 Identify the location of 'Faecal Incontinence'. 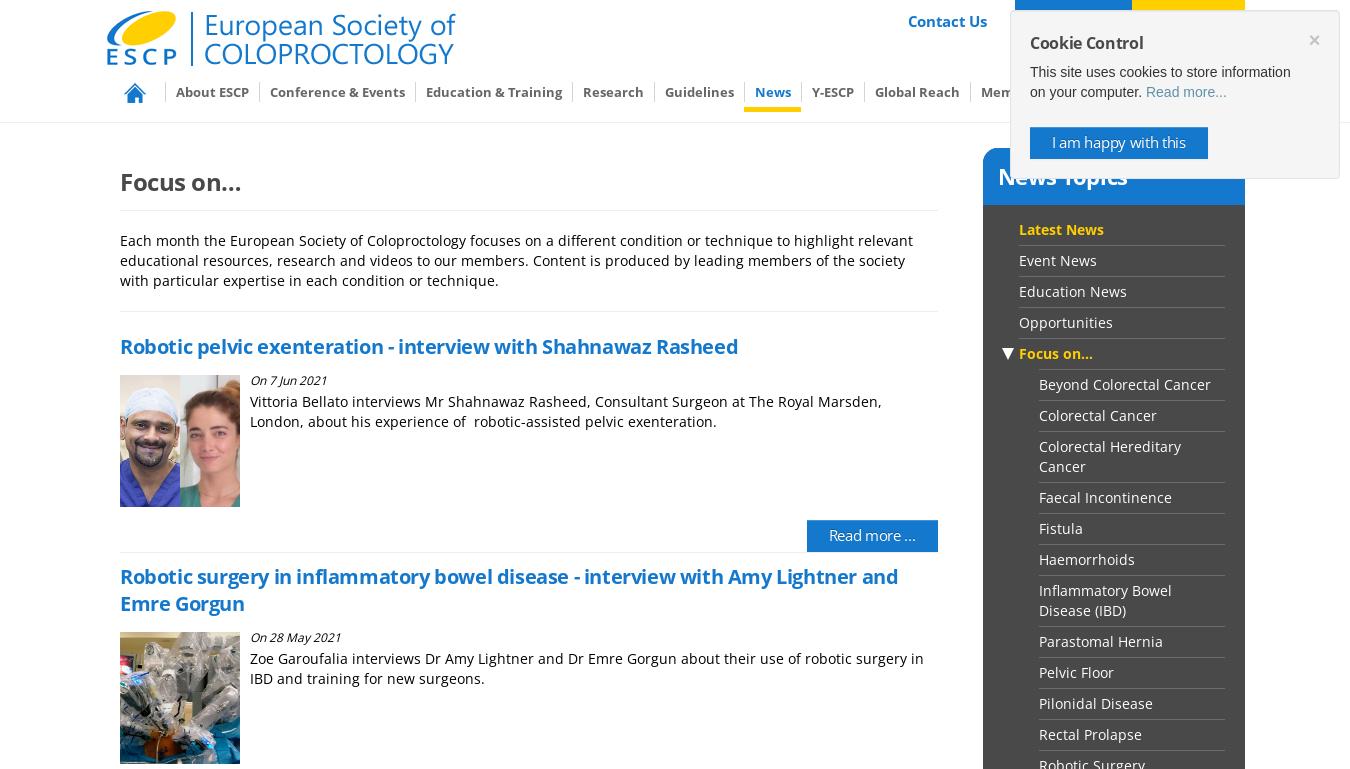
(1104, 496).